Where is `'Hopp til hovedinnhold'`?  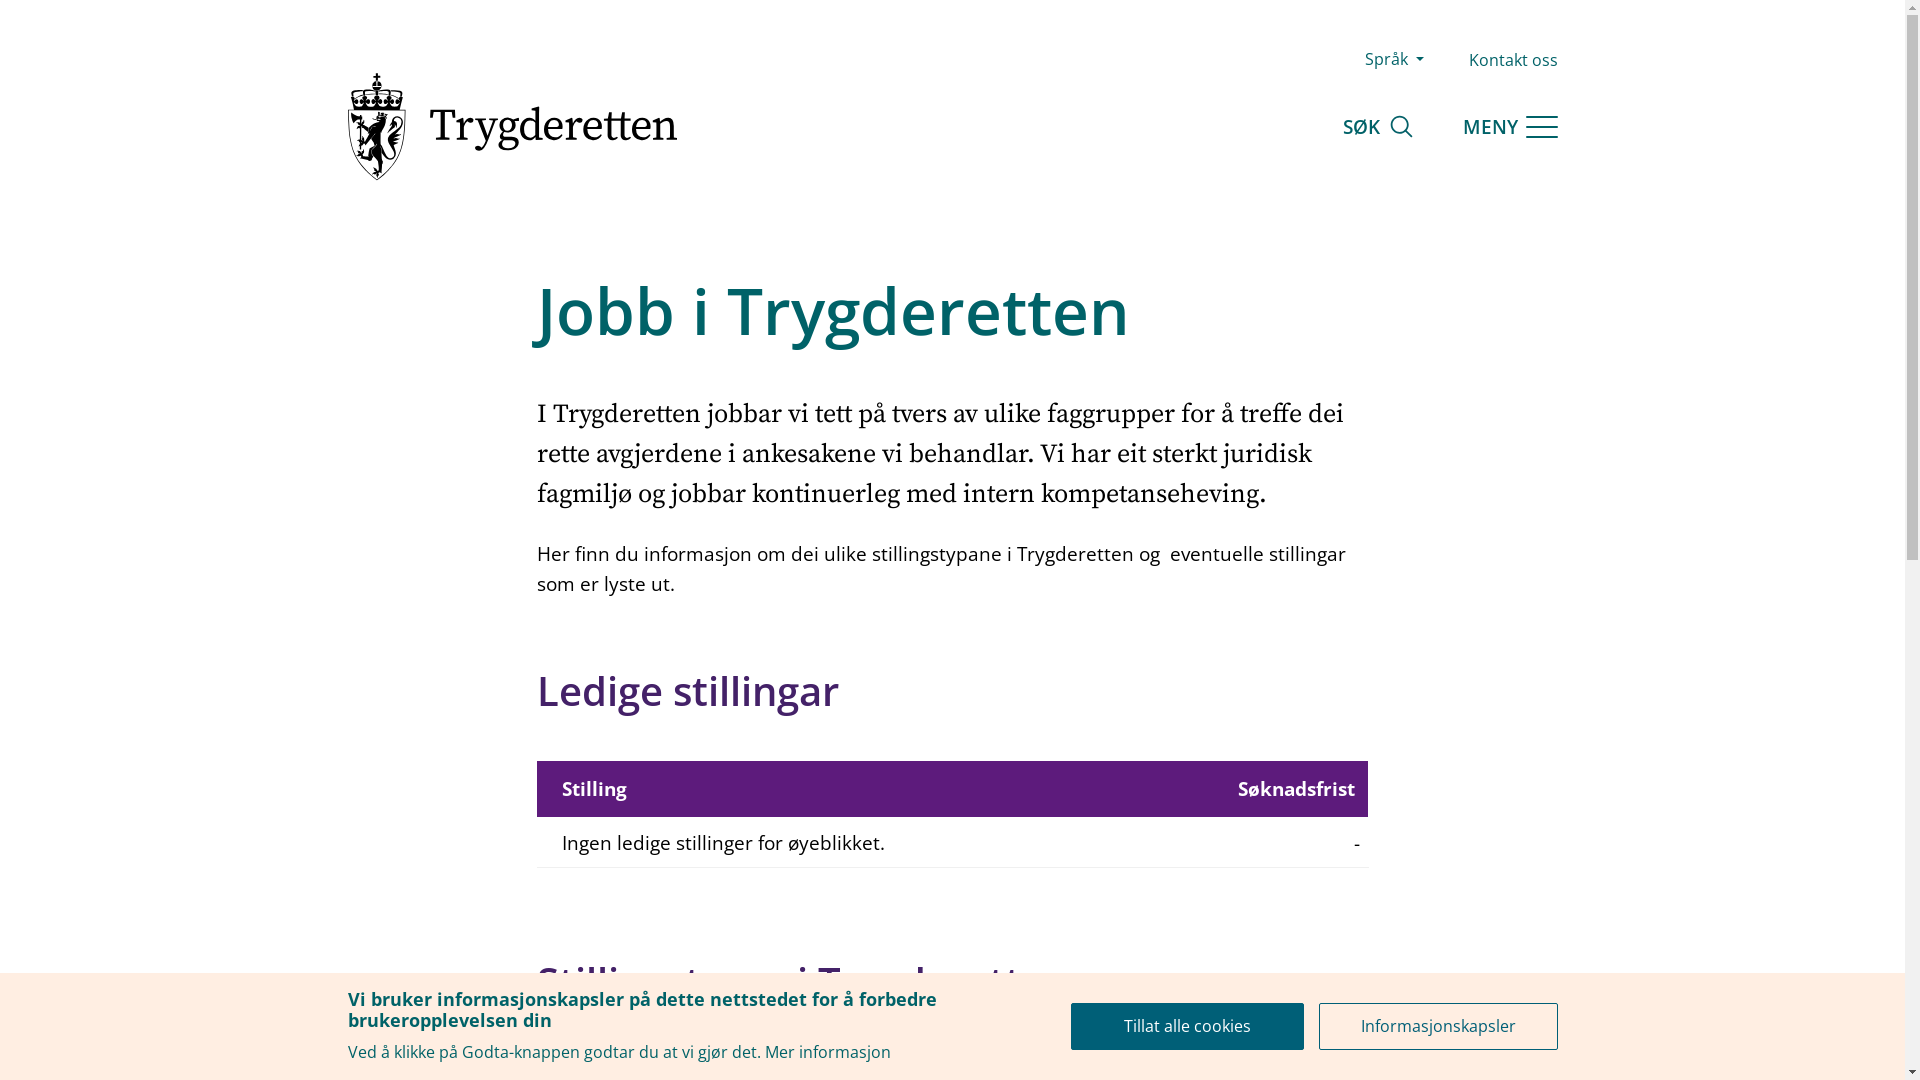
'Hopp til hovedinnhold' is located at coordinates (0, 0).